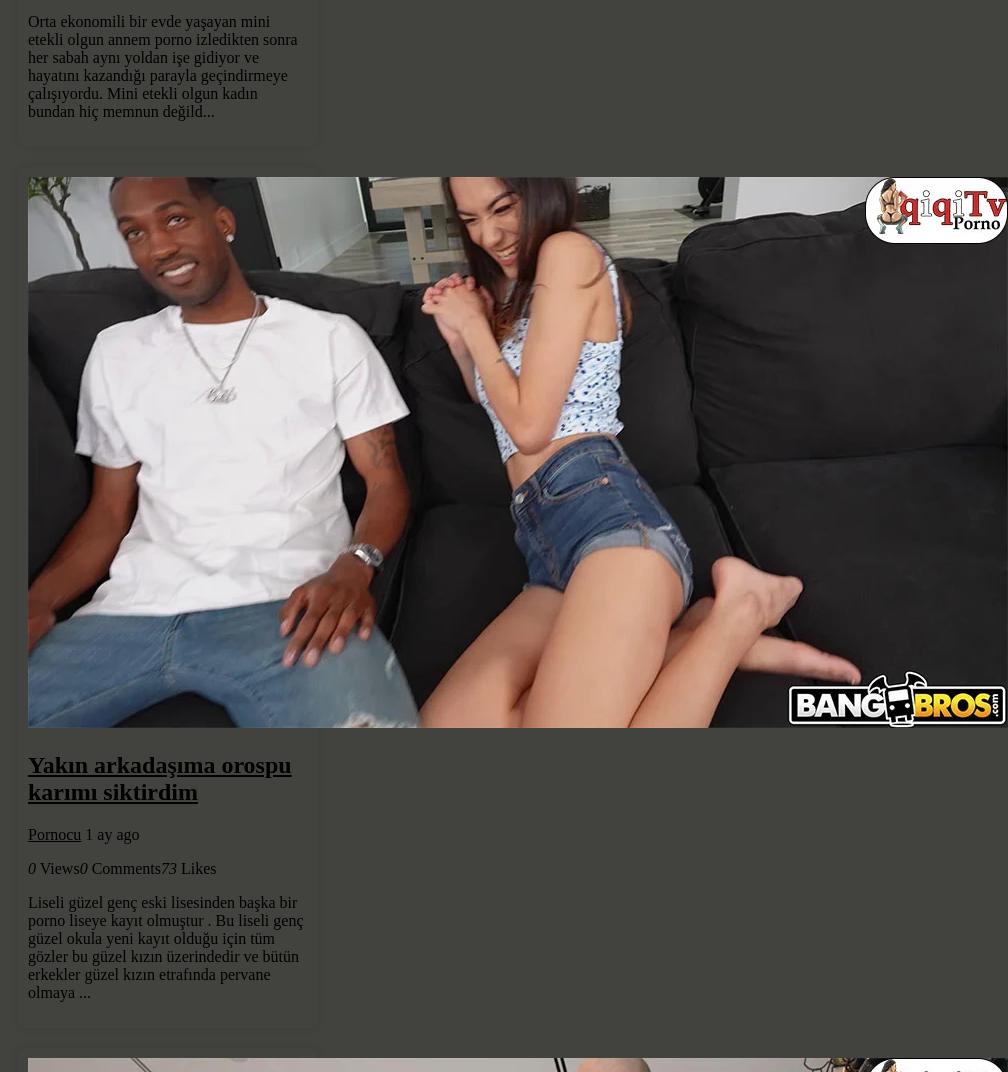  Describe the element at coordinates (28, 65) in the screenshot. I see `'Orta ekonomili bir evde yaşayan mini etekli olgun annem porno izledikten sonra her sabah aynı yoldan işe gidiyor ve hayatını kazandığı parayla geçindirmeye çalışıyordu. Mini etekli olgun kadın bundan hiç memnun değild...'` at that location.